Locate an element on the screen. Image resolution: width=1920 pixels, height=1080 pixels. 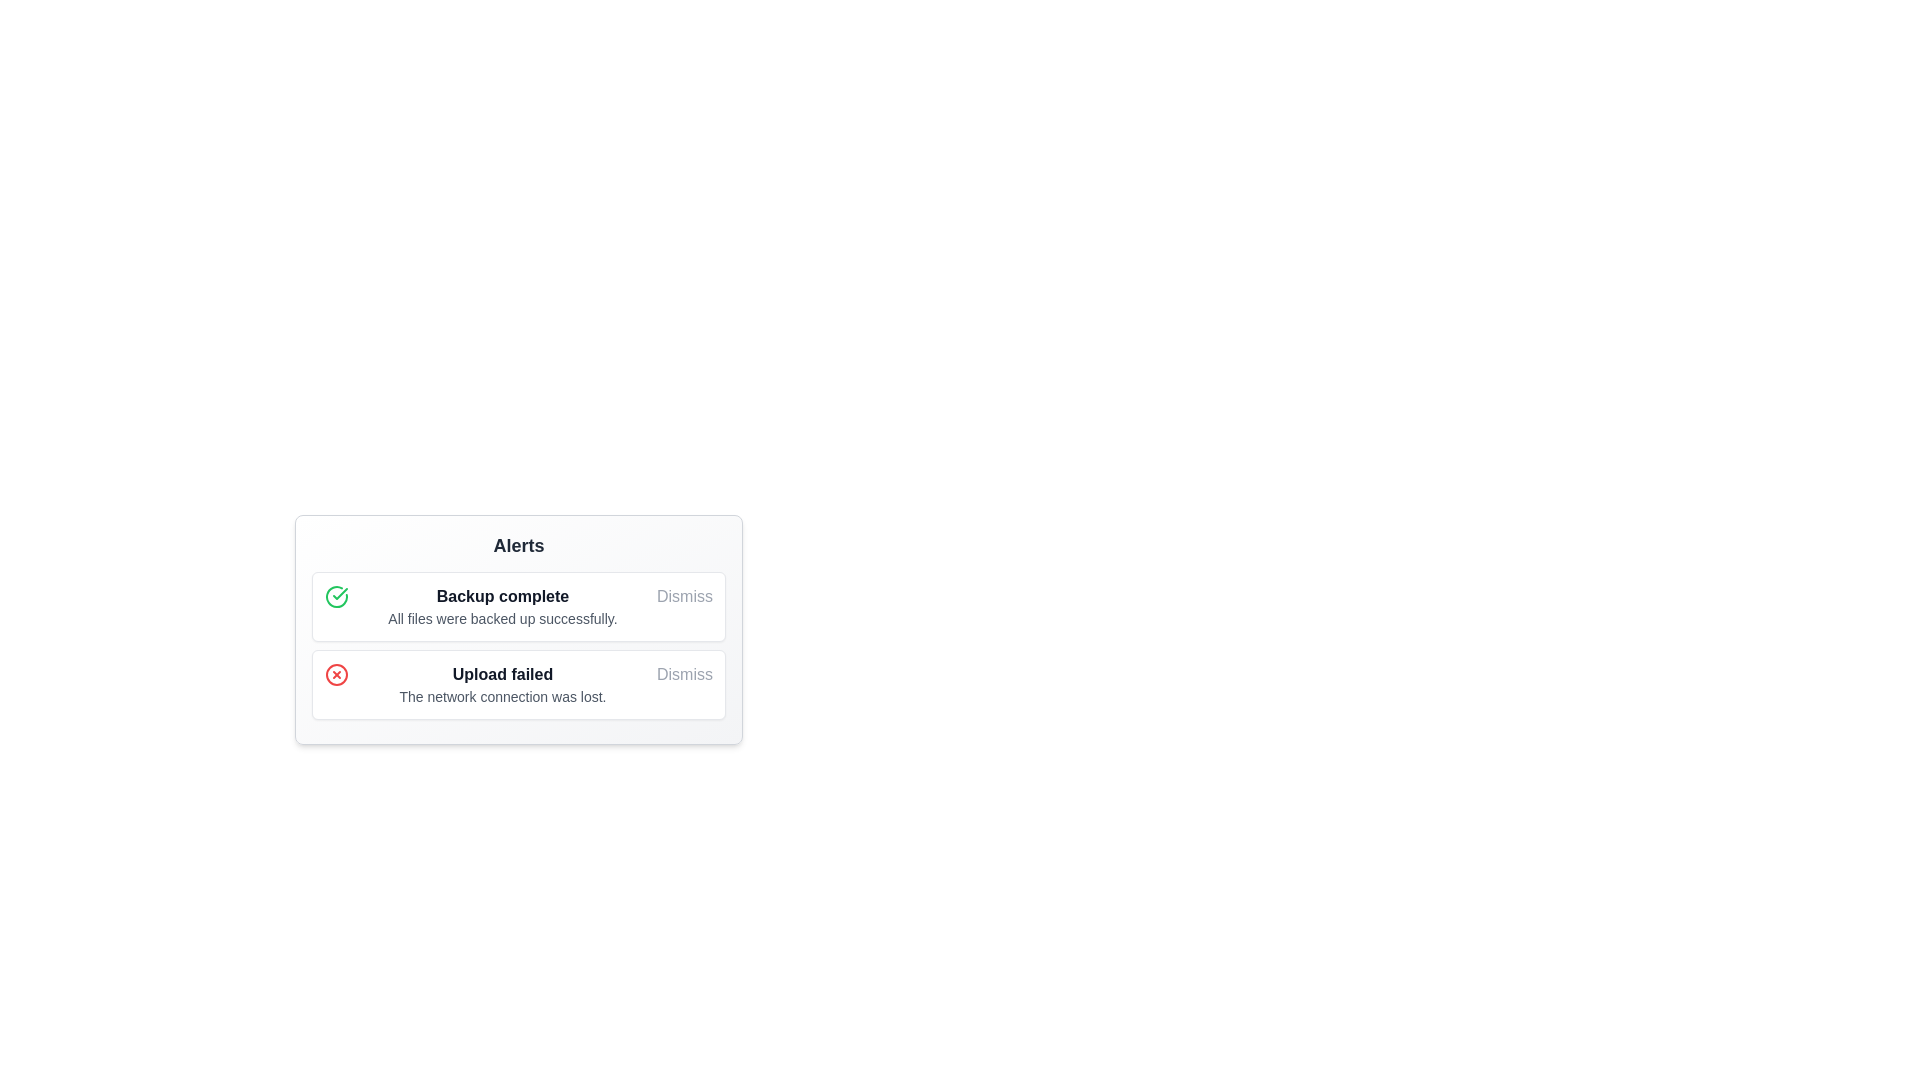
the text label that provides additional details about the 'Upload failed' issue, located beneath the bold 'Upload failed' text in the 'Alerts' notification area is located at coordinates (503, 696).